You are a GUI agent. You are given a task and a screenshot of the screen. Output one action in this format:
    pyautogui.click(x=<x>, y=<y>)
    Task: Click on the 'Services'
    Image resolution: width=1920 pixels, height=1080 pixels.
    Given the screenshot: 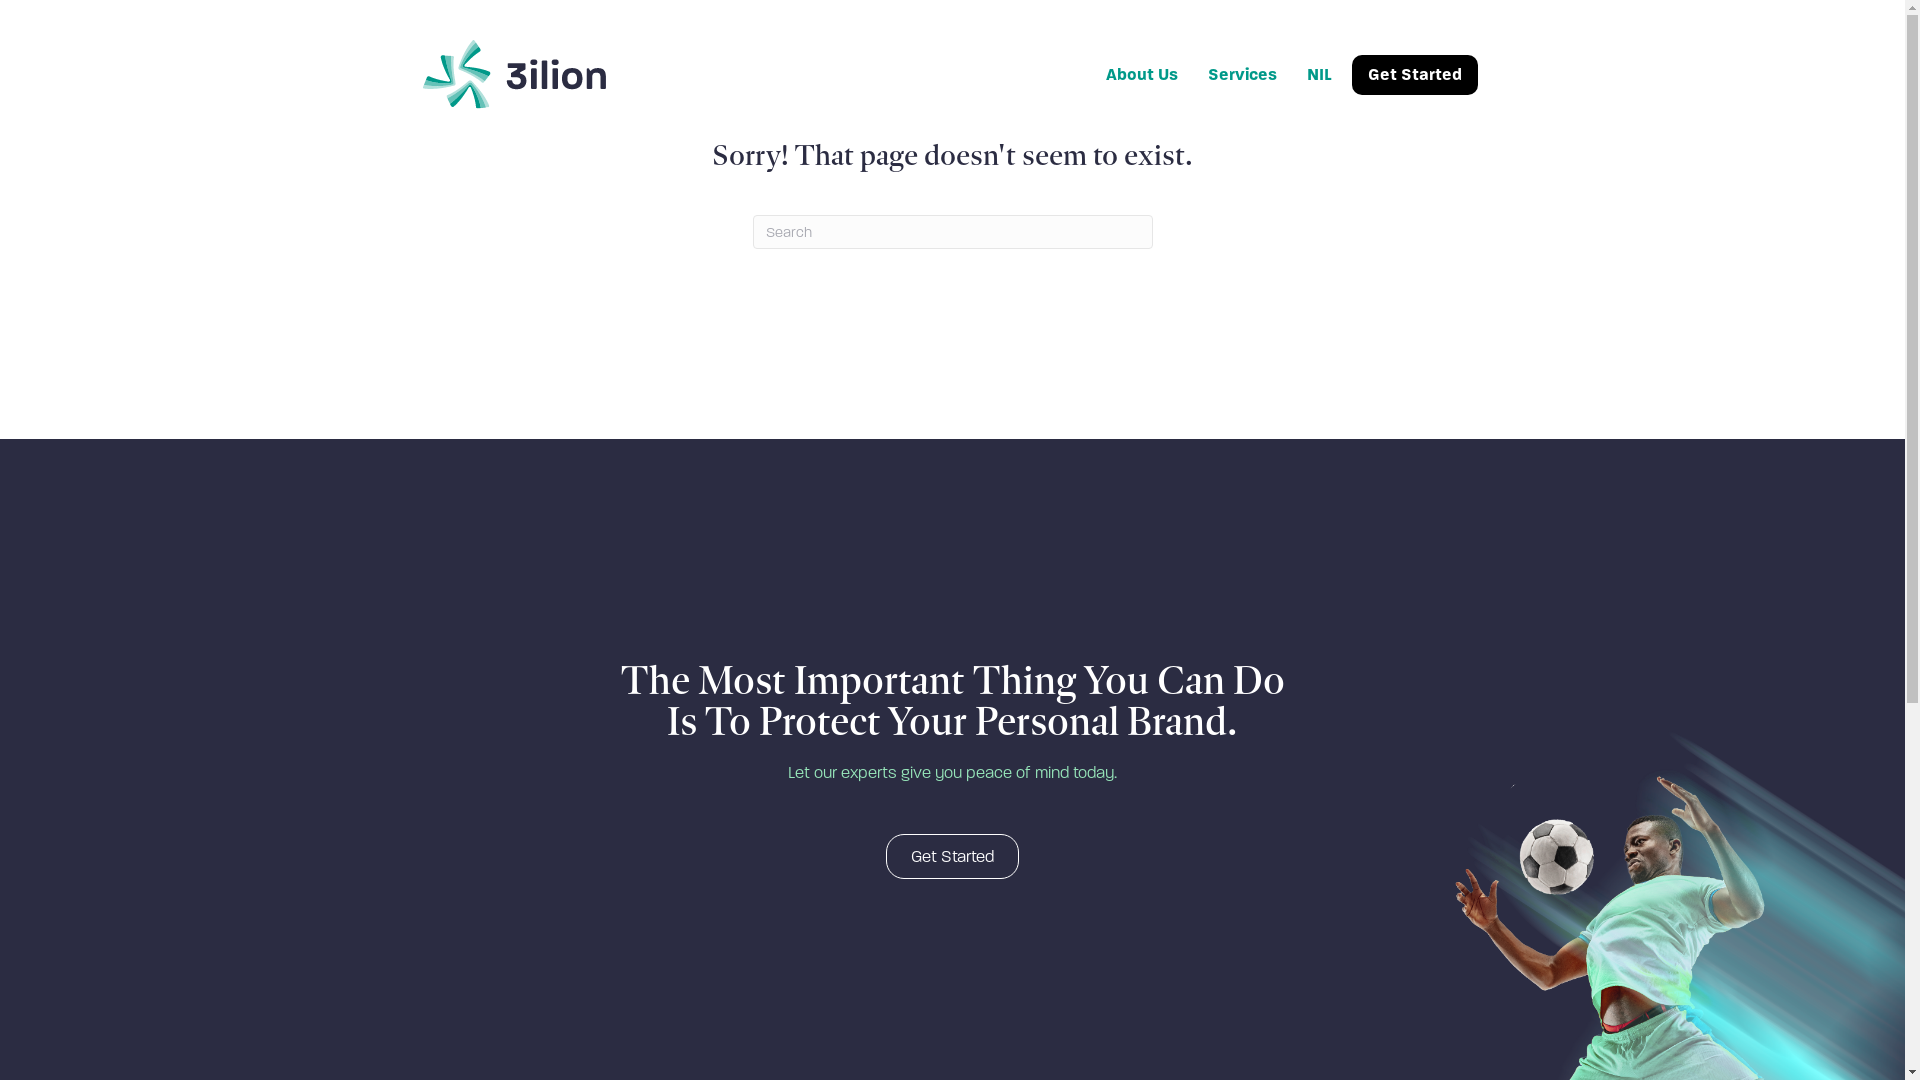 What is the action you would take?
    pyautogui.click(x=1241, y=72)
    